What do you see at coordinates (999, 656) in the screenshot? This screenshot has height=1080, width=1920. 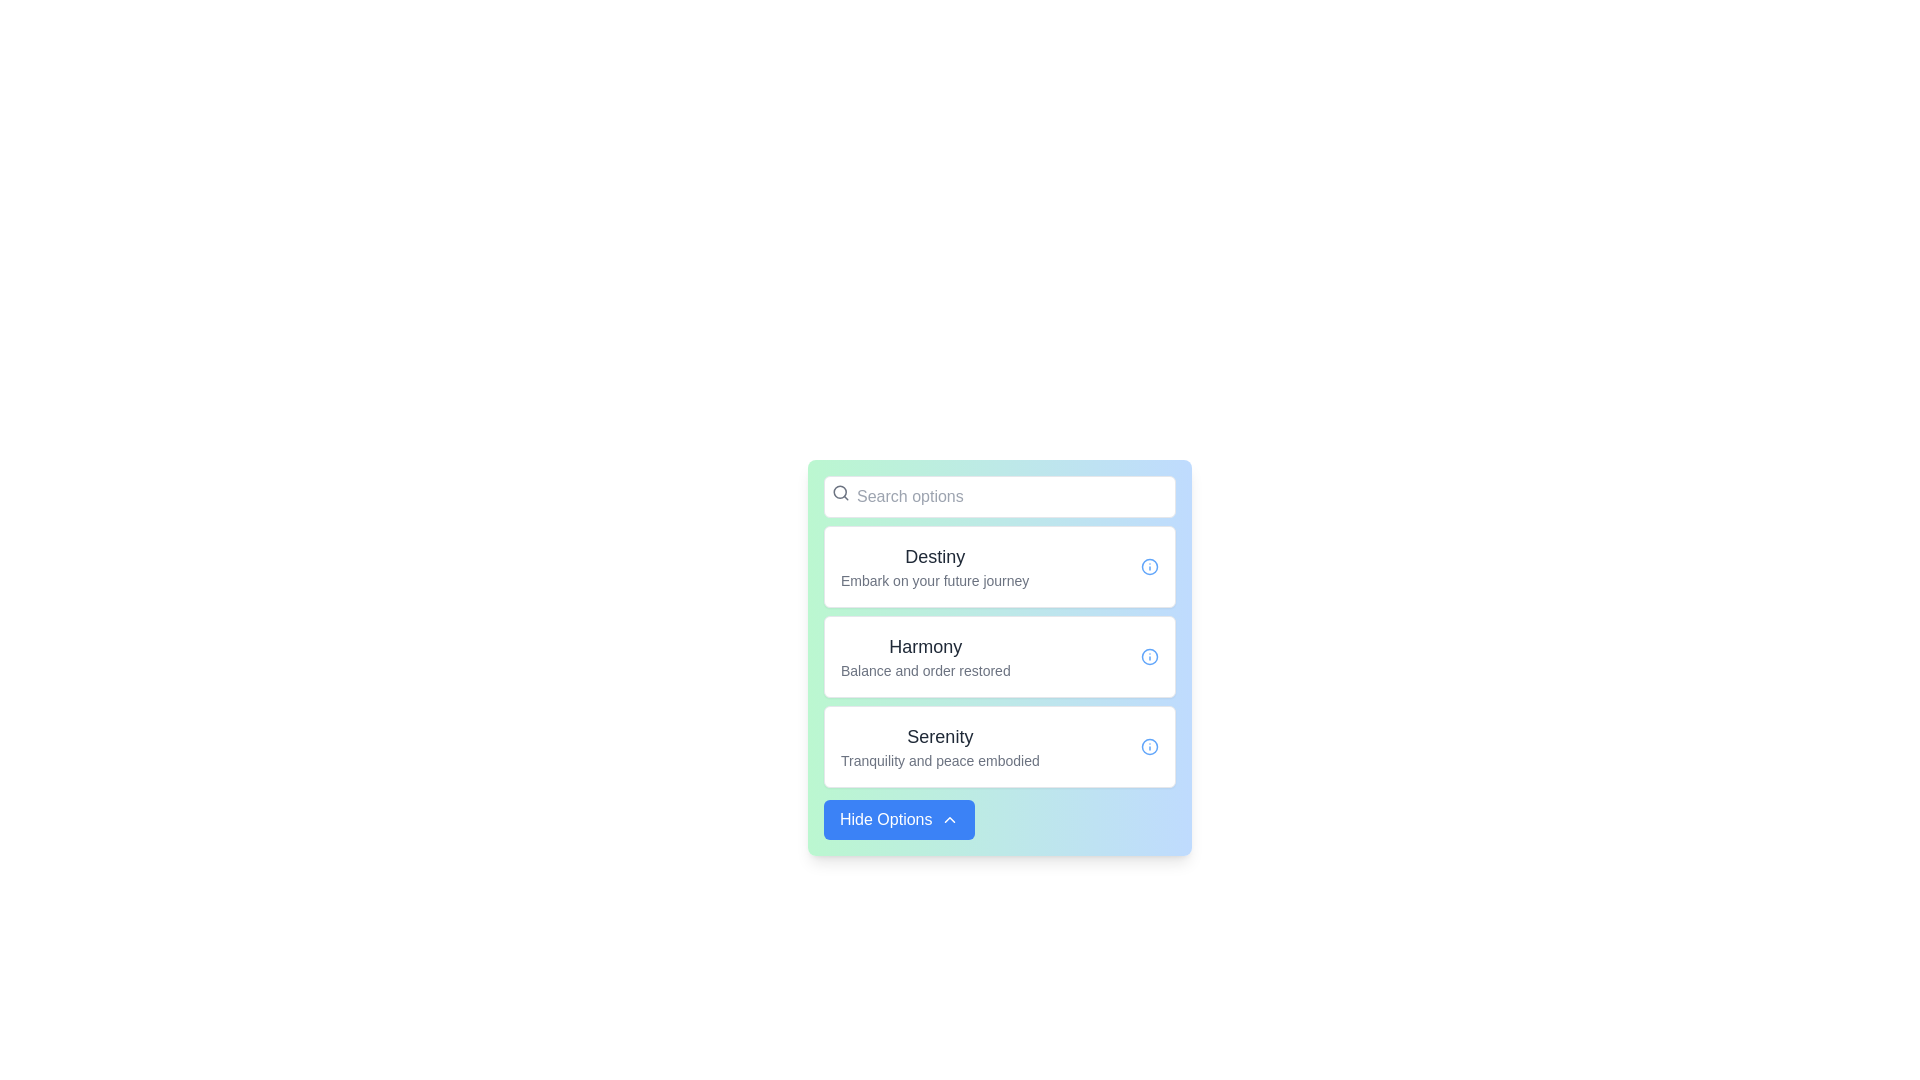 I see `the 'Harmony' selectable dropdown option, which is the second item in a vertical list of three options, located below 'Destiny' and above 'Serenity'` at bounding box center [999, 656].